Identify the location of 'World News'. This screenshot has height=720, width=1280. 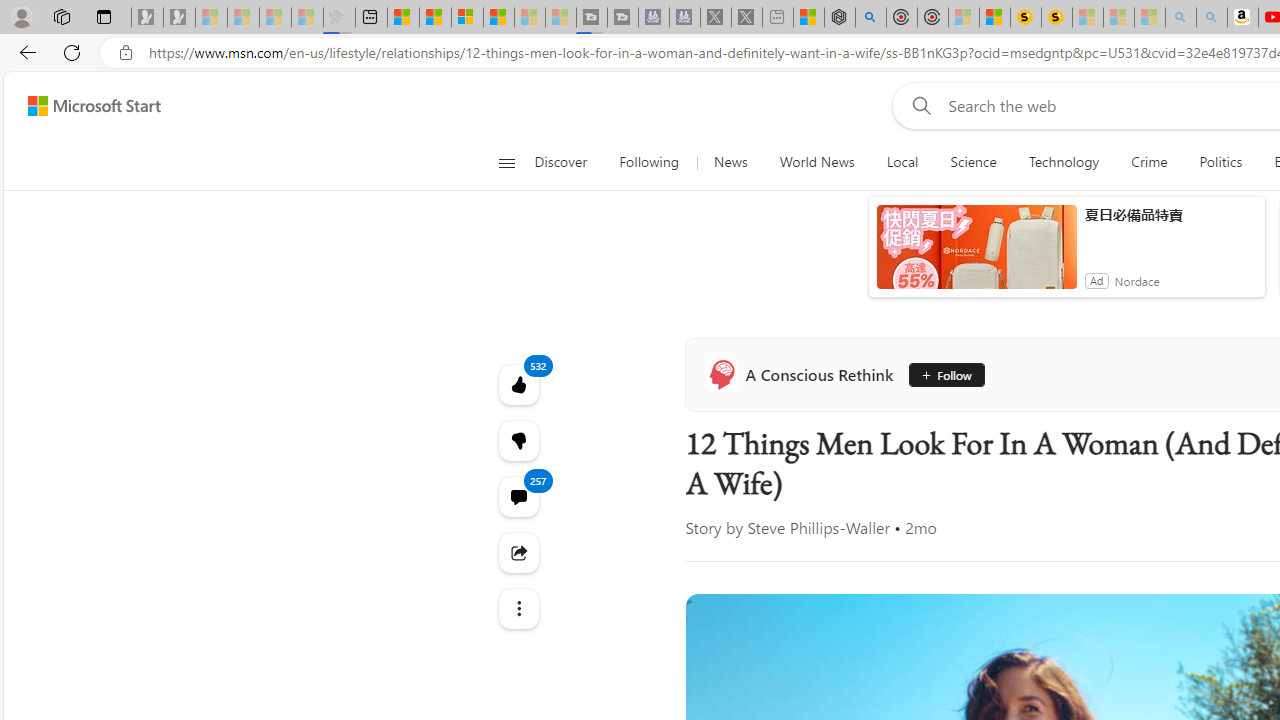
(816, 162).